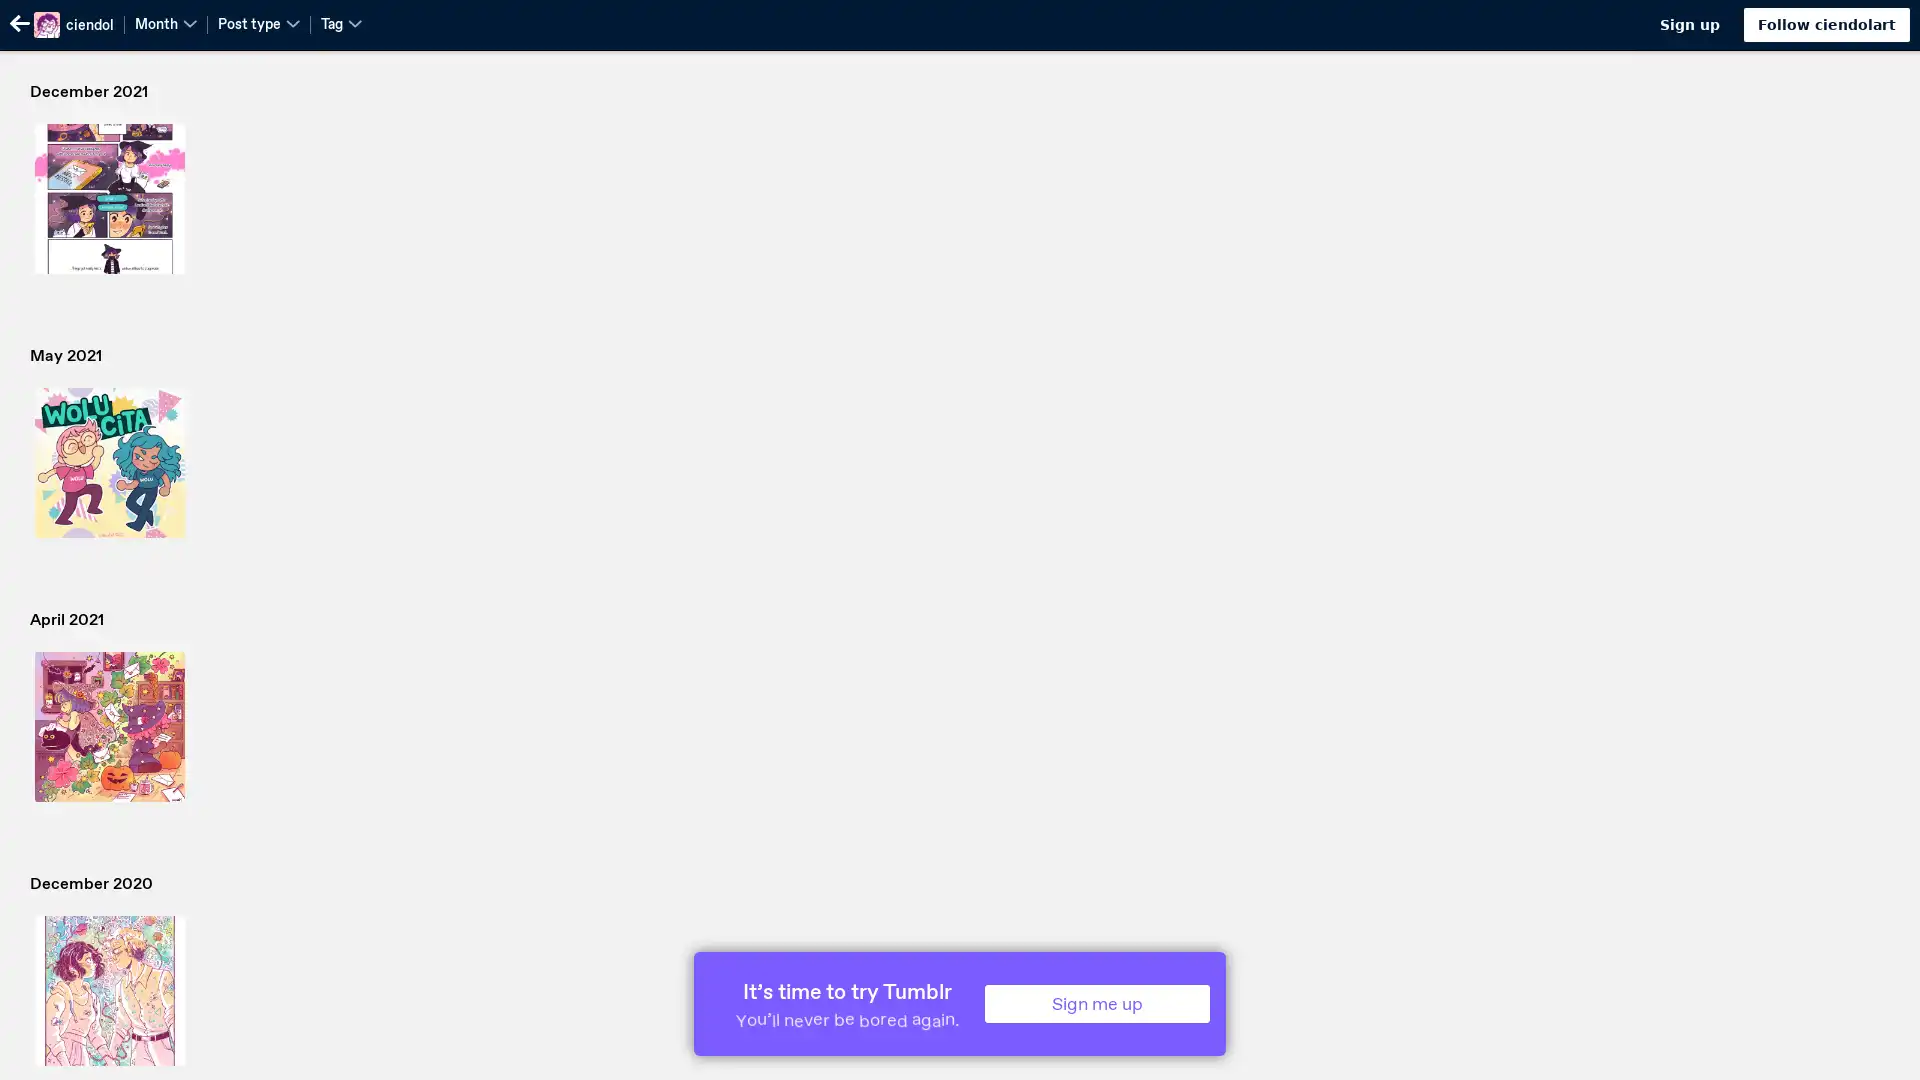  What do you see at coordinates (166, 23) in the screenshot?
I see `Month` at bounding box center [166, 23].